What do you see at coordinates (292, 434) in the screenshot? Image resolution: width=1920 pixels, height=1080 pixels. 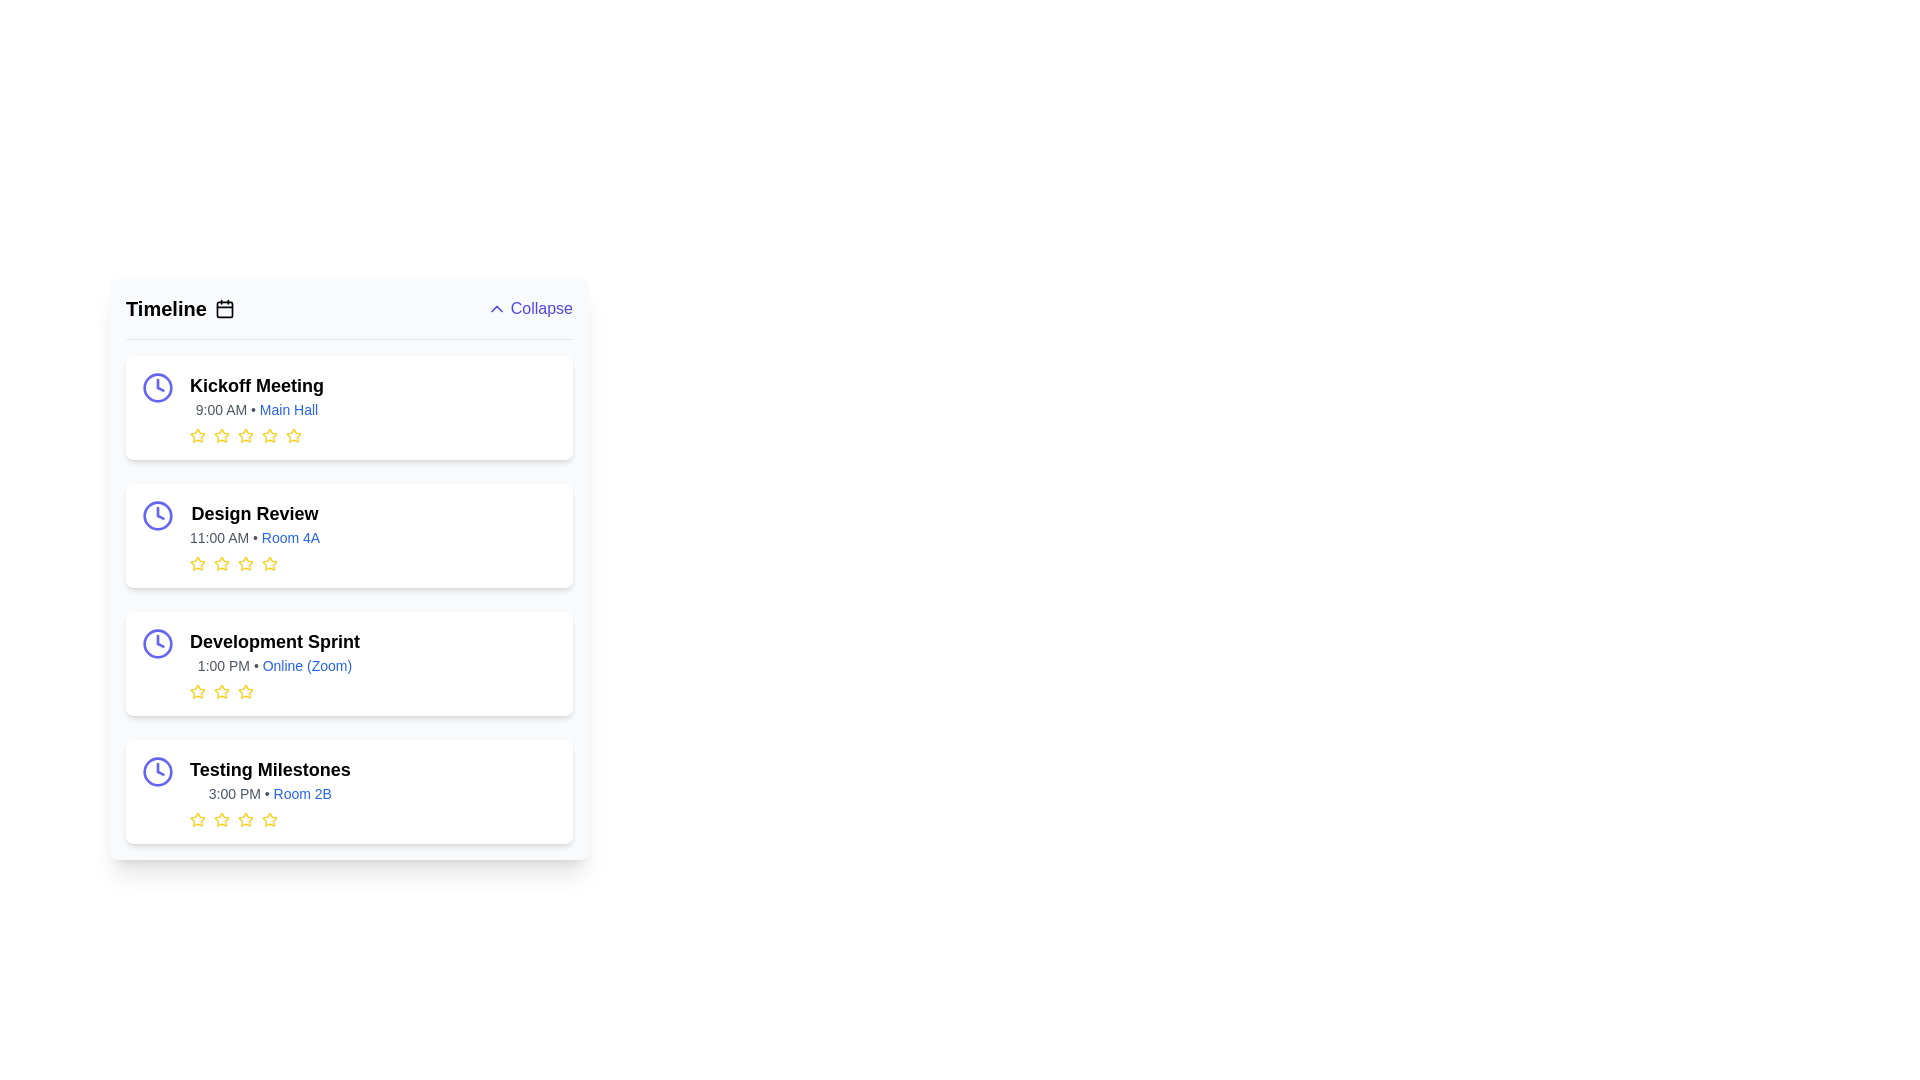 I see `the first rating star for the 'Kickoff Meeting' event` at bounding box center [292, 434].